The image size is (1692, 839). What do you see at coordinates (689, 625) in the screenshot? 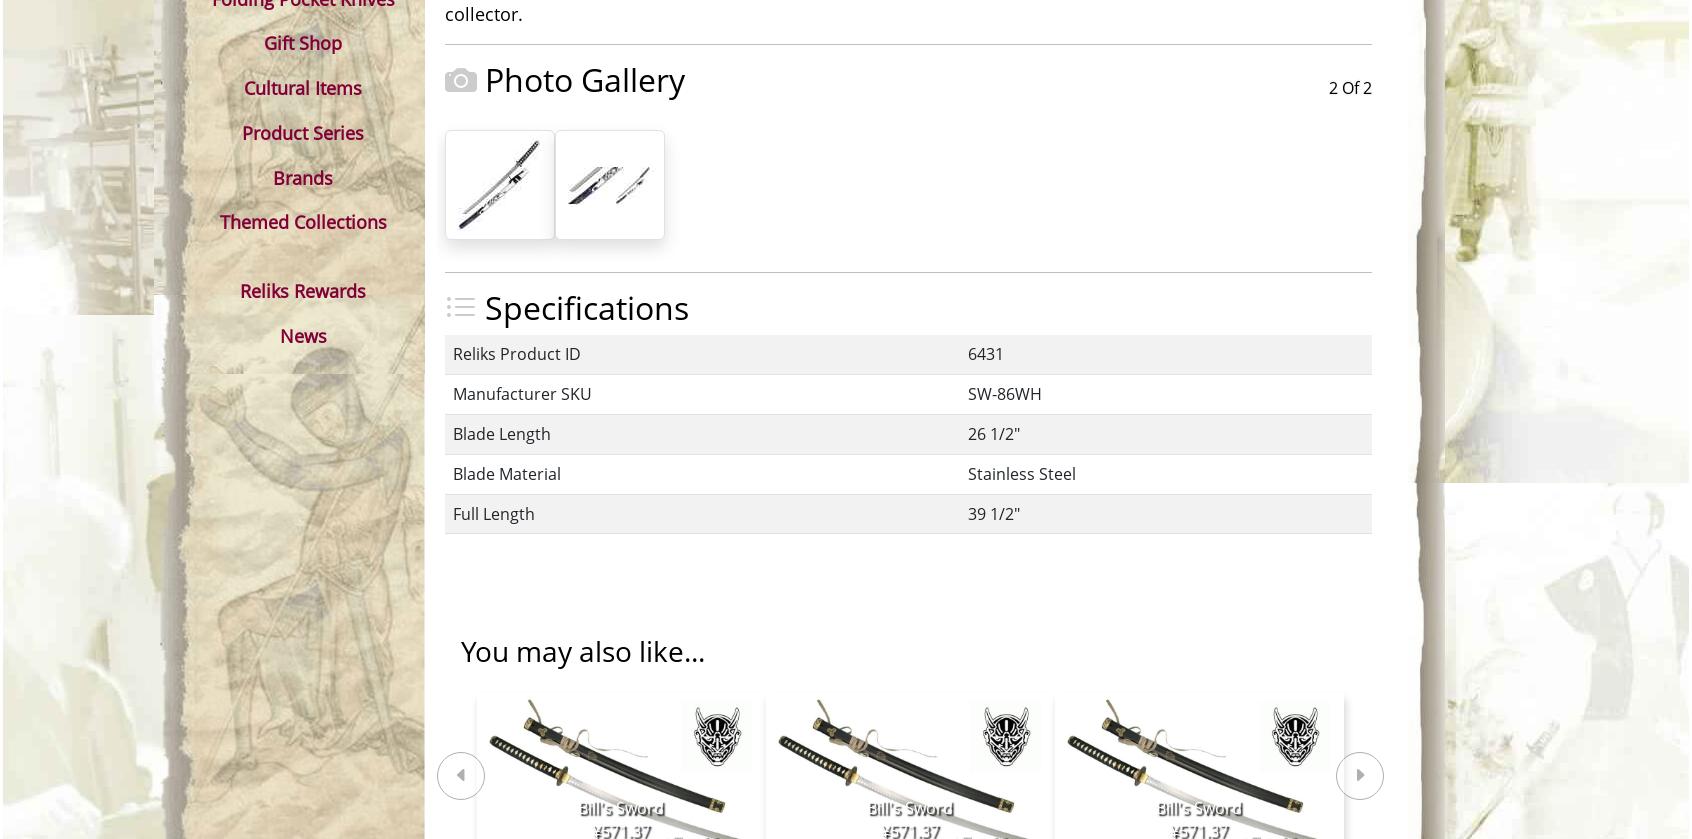
I see `'Brown Medieval Tunic'` at bounding box center [689, 625].